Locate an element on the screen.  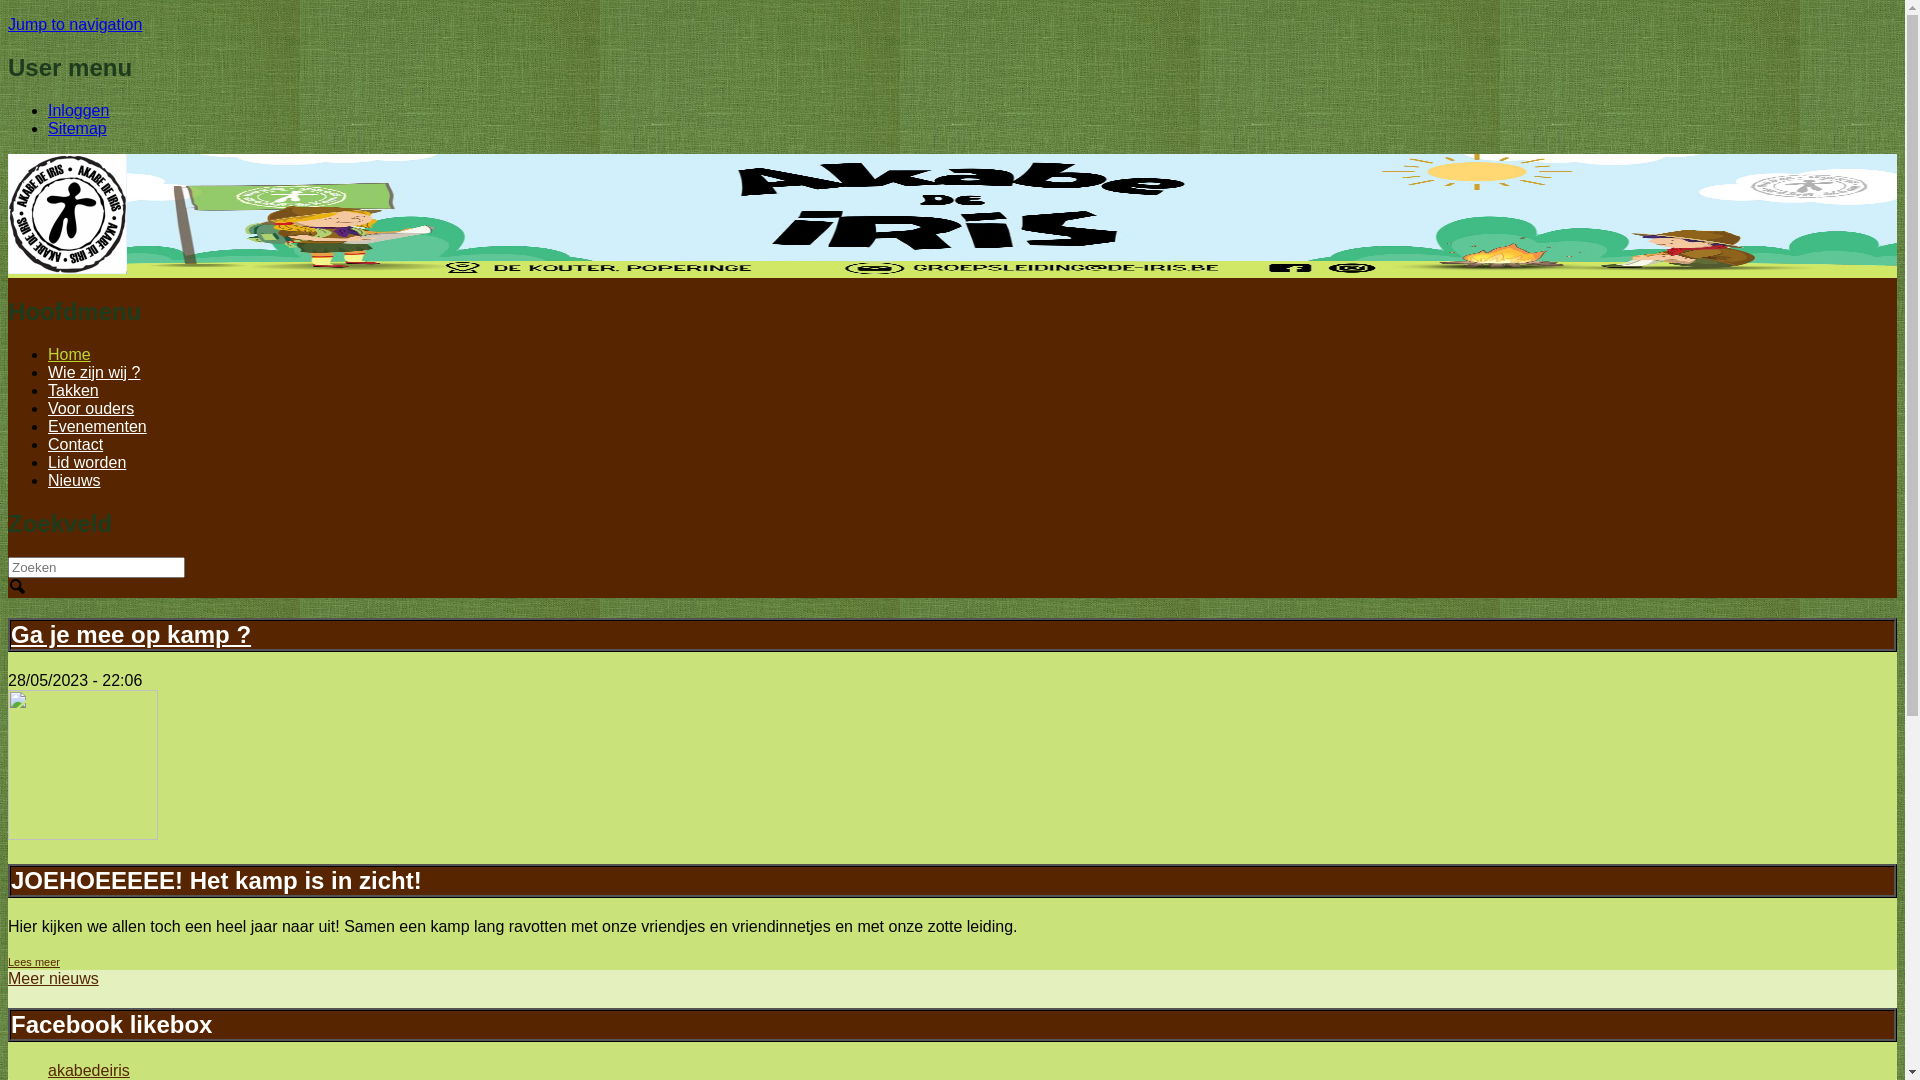
'Ga je mee op kamp ?' is located at coordinates (129, 634).